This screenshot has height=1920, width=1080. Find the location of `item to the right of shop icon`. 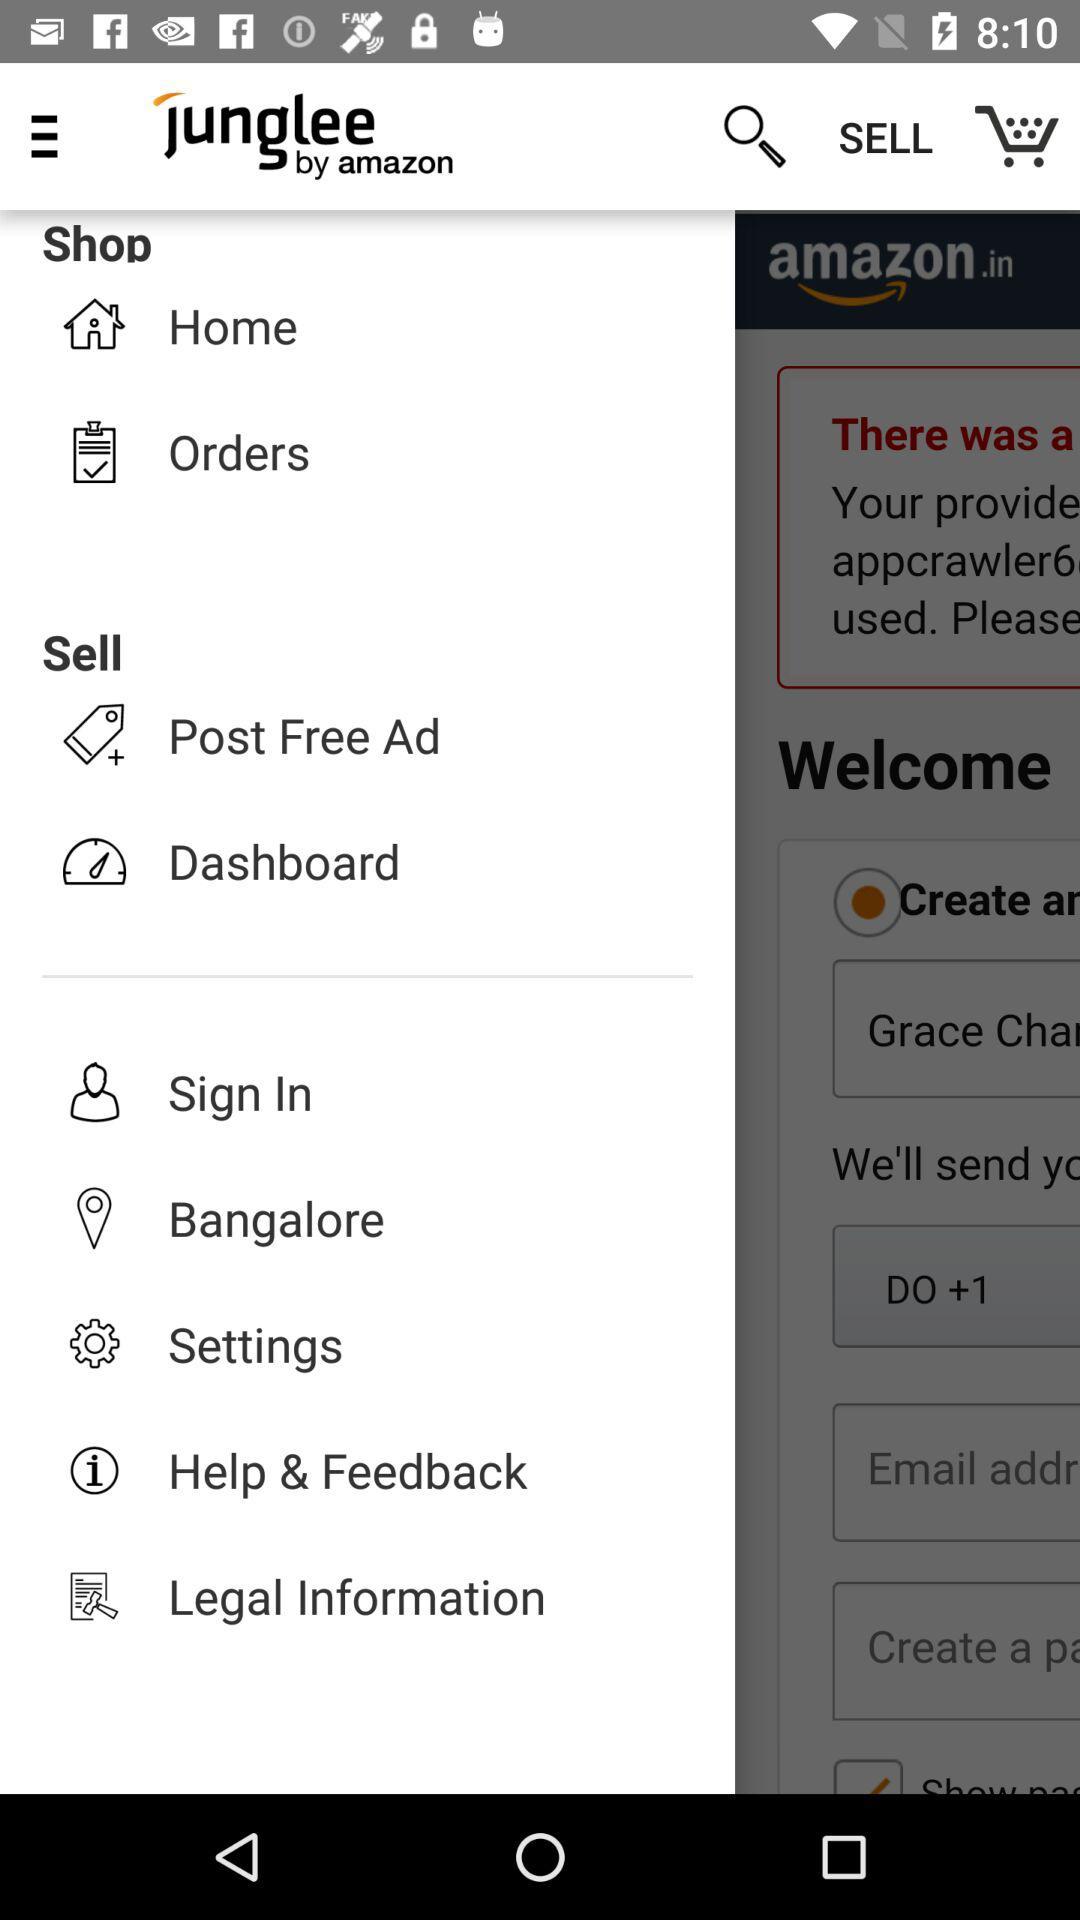

item to the right of shop icon is located at coordinates (754, 135).